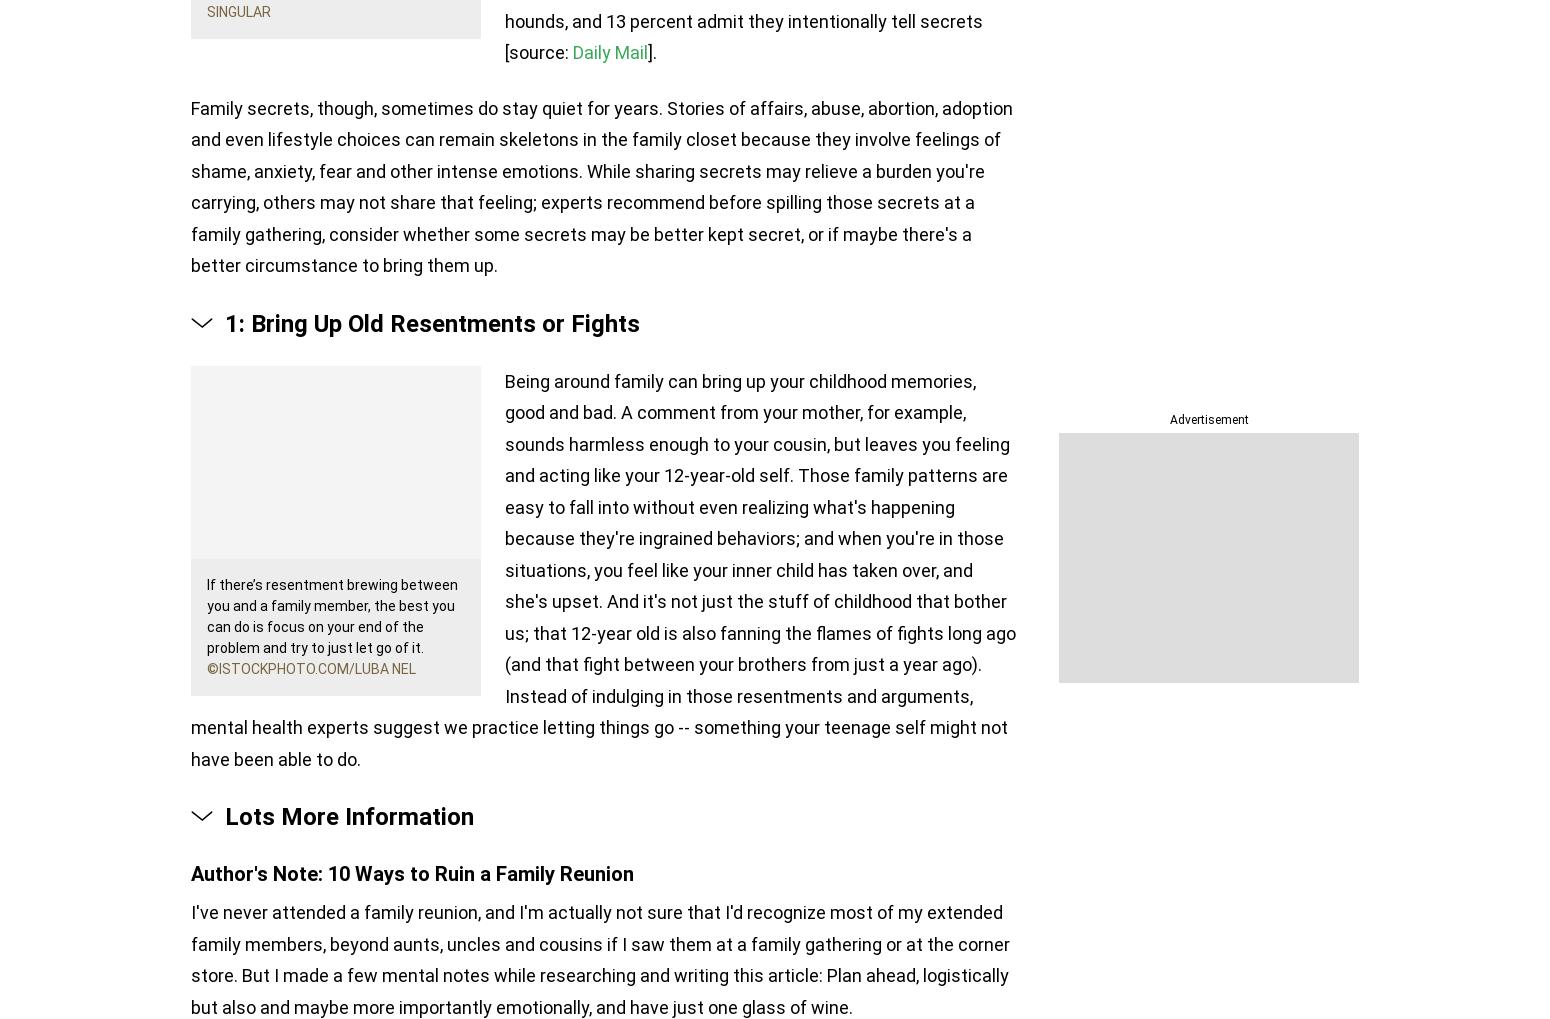 The image size is (1550, 1019). Describe the element at coordinates (610, 52) in the screenshot. I see `'Daily Mail'` at that location.